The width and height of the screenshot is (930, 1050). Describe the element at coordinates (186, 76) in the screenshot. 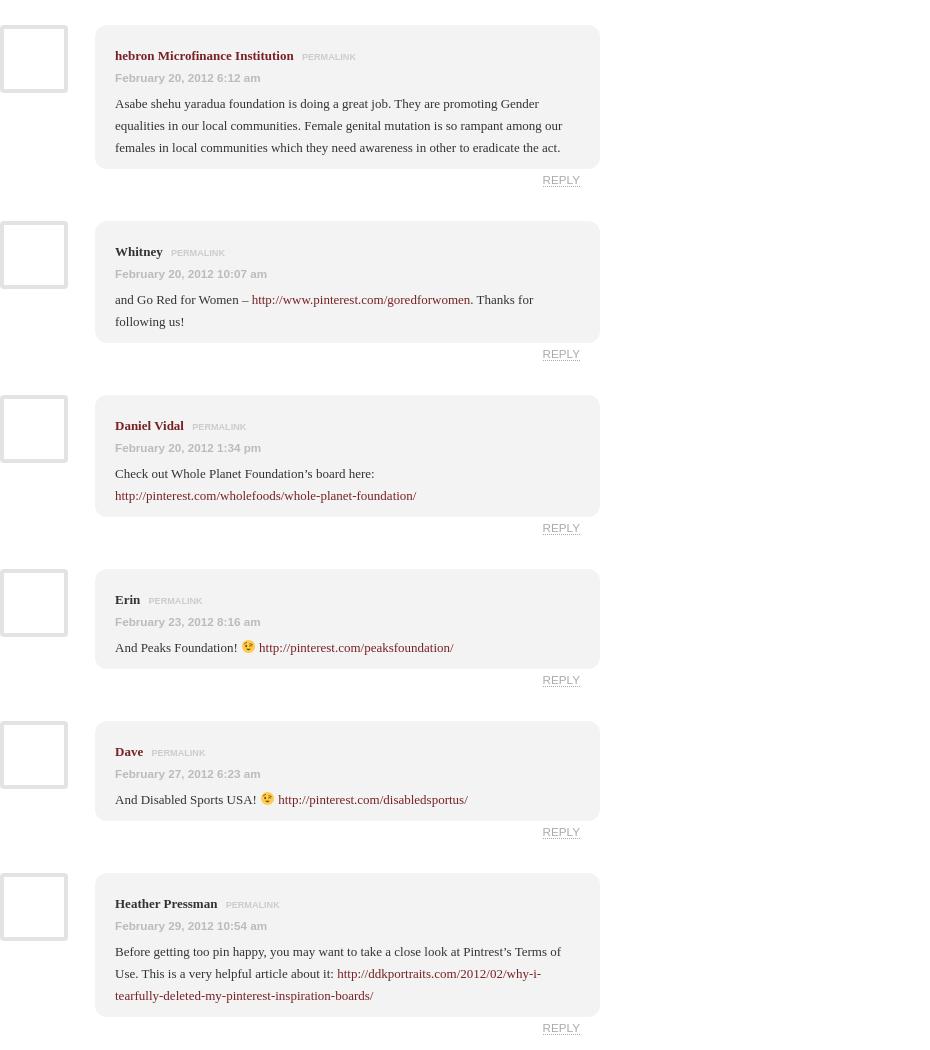

I see `'February 20, 2012 6:12 am'` at that location.